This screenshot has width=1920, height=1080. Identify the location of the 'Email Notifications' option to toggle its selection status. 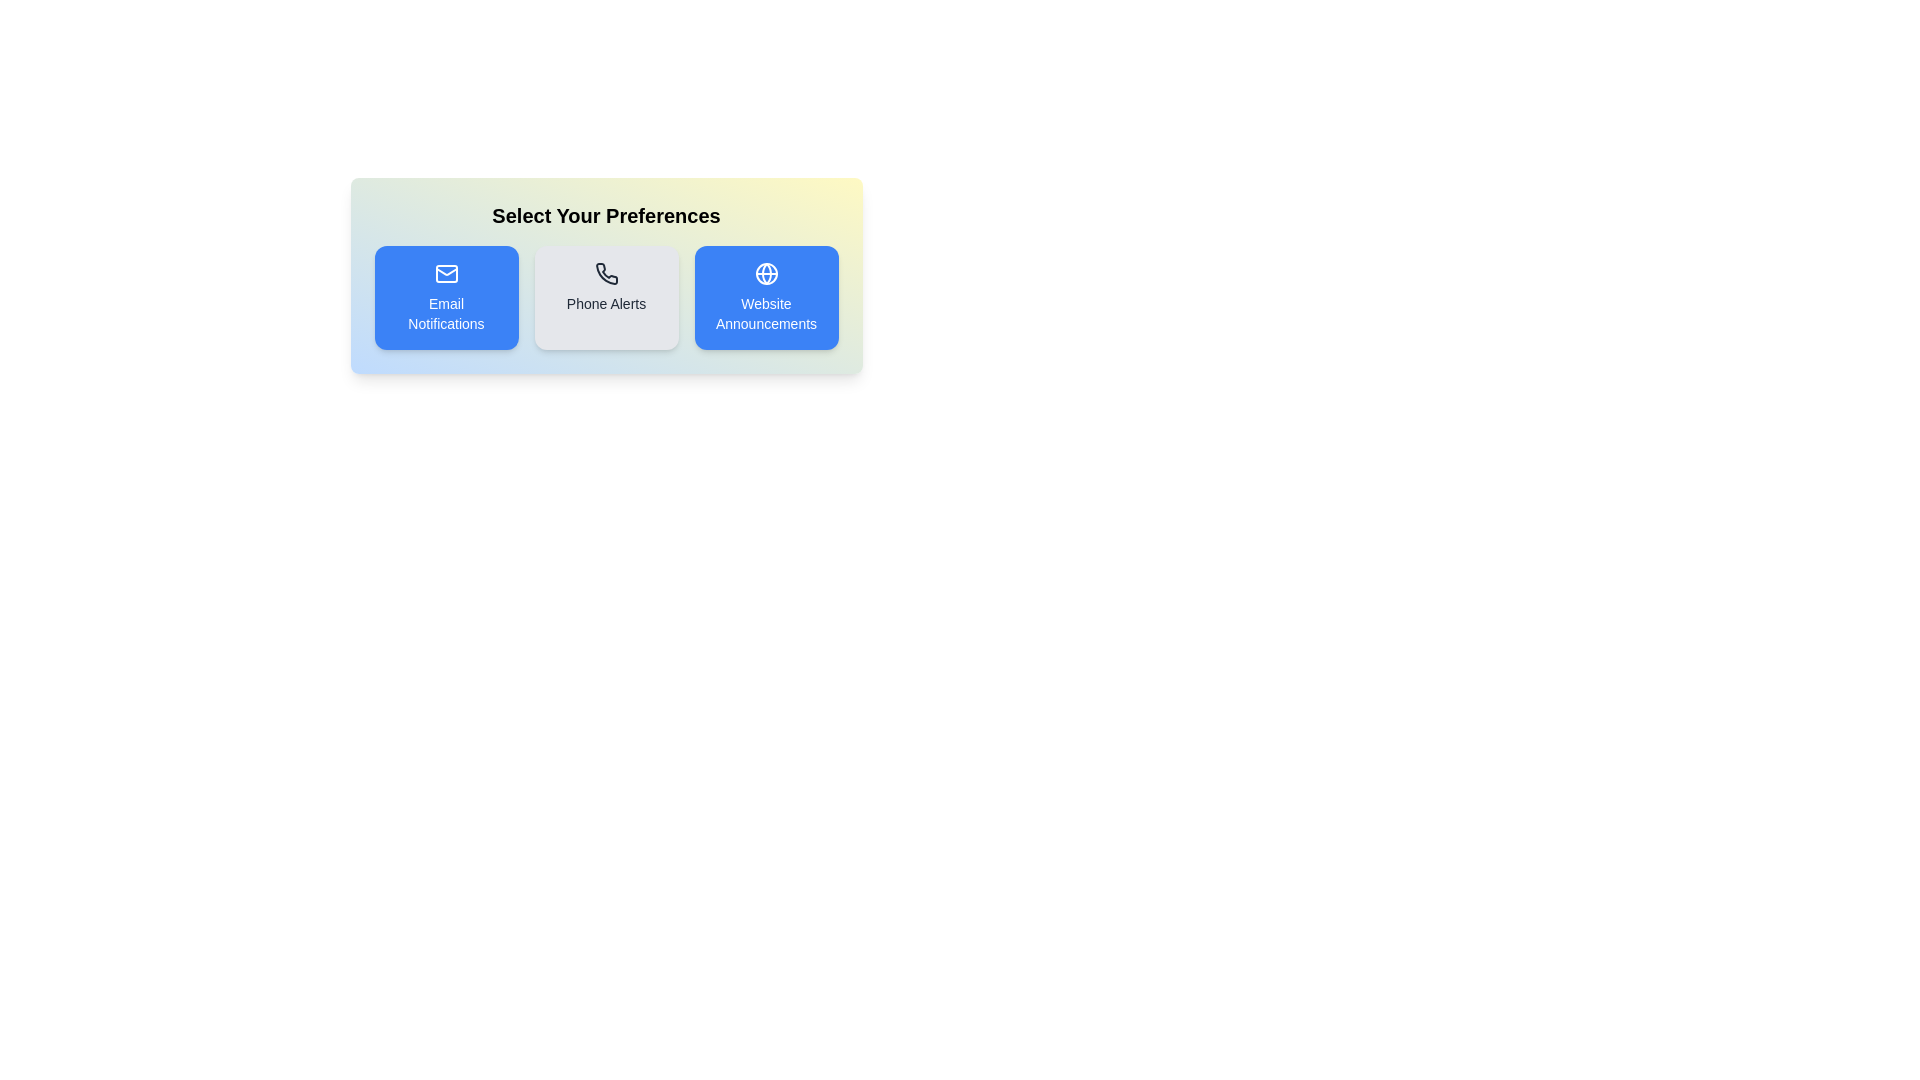
(445, 297).